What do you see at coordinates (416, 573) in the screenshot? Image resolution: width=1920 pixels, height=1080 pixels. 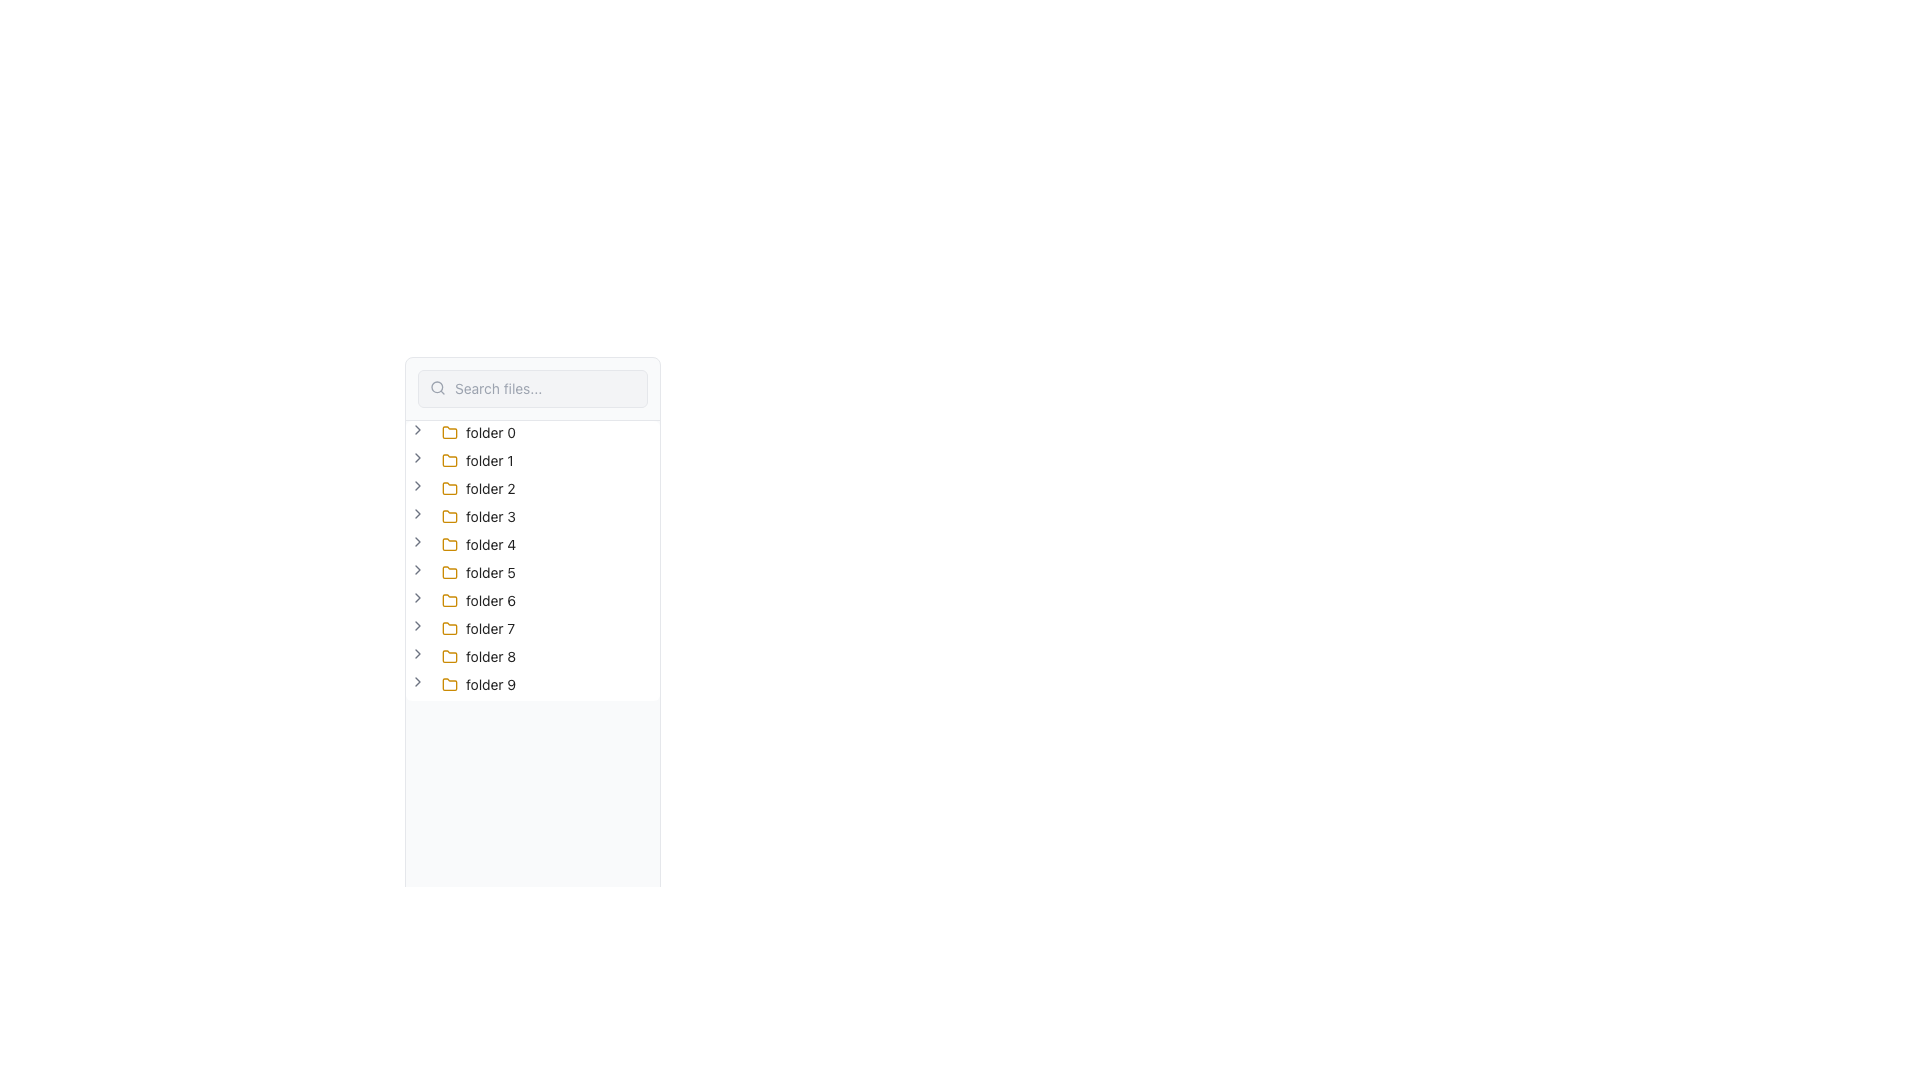 I see `the toggle button located before the label 'folder 5'` at bounding box center [416, 573].